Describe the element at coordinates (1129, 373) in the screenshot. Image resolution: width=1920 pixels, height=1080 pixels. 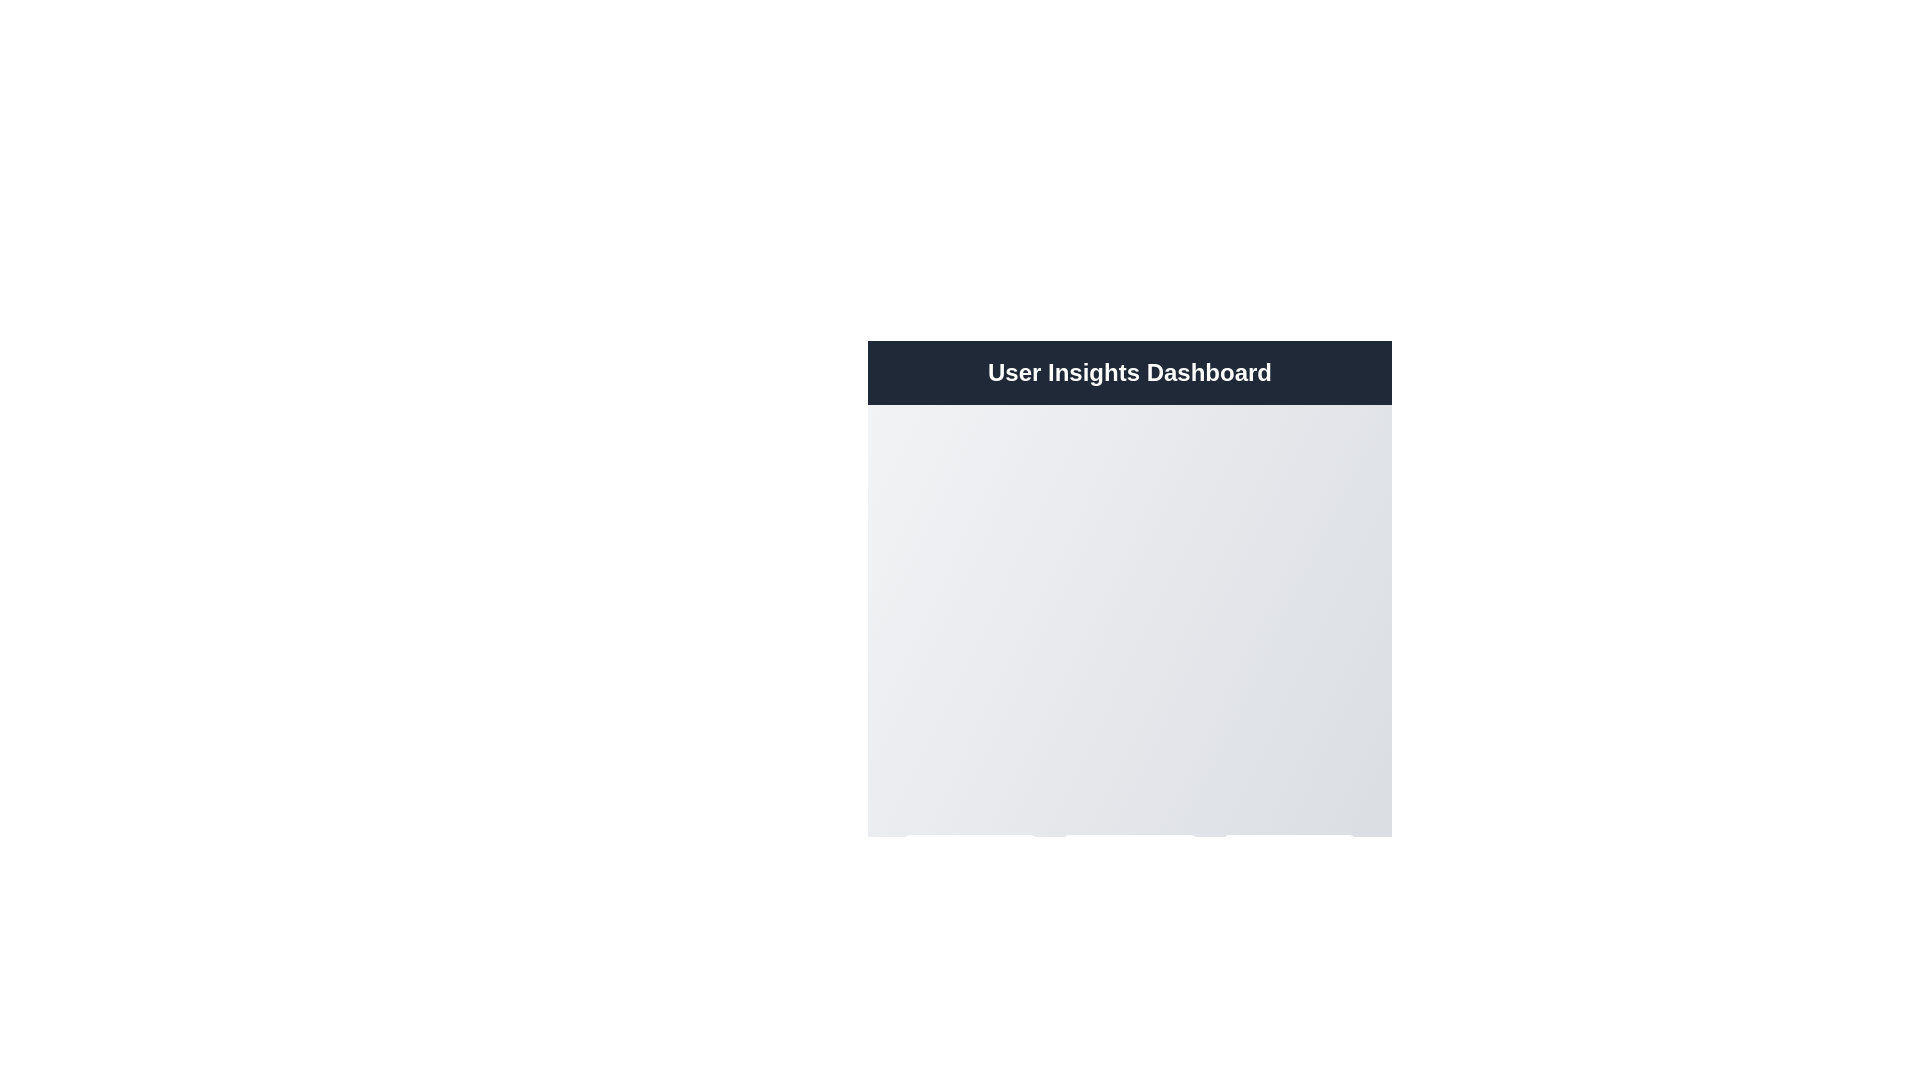
I see `the static text header 'User Insights Dashboard', which is prominently displayed in bold, large white font on a dark background at the top section of the interface` at that location.